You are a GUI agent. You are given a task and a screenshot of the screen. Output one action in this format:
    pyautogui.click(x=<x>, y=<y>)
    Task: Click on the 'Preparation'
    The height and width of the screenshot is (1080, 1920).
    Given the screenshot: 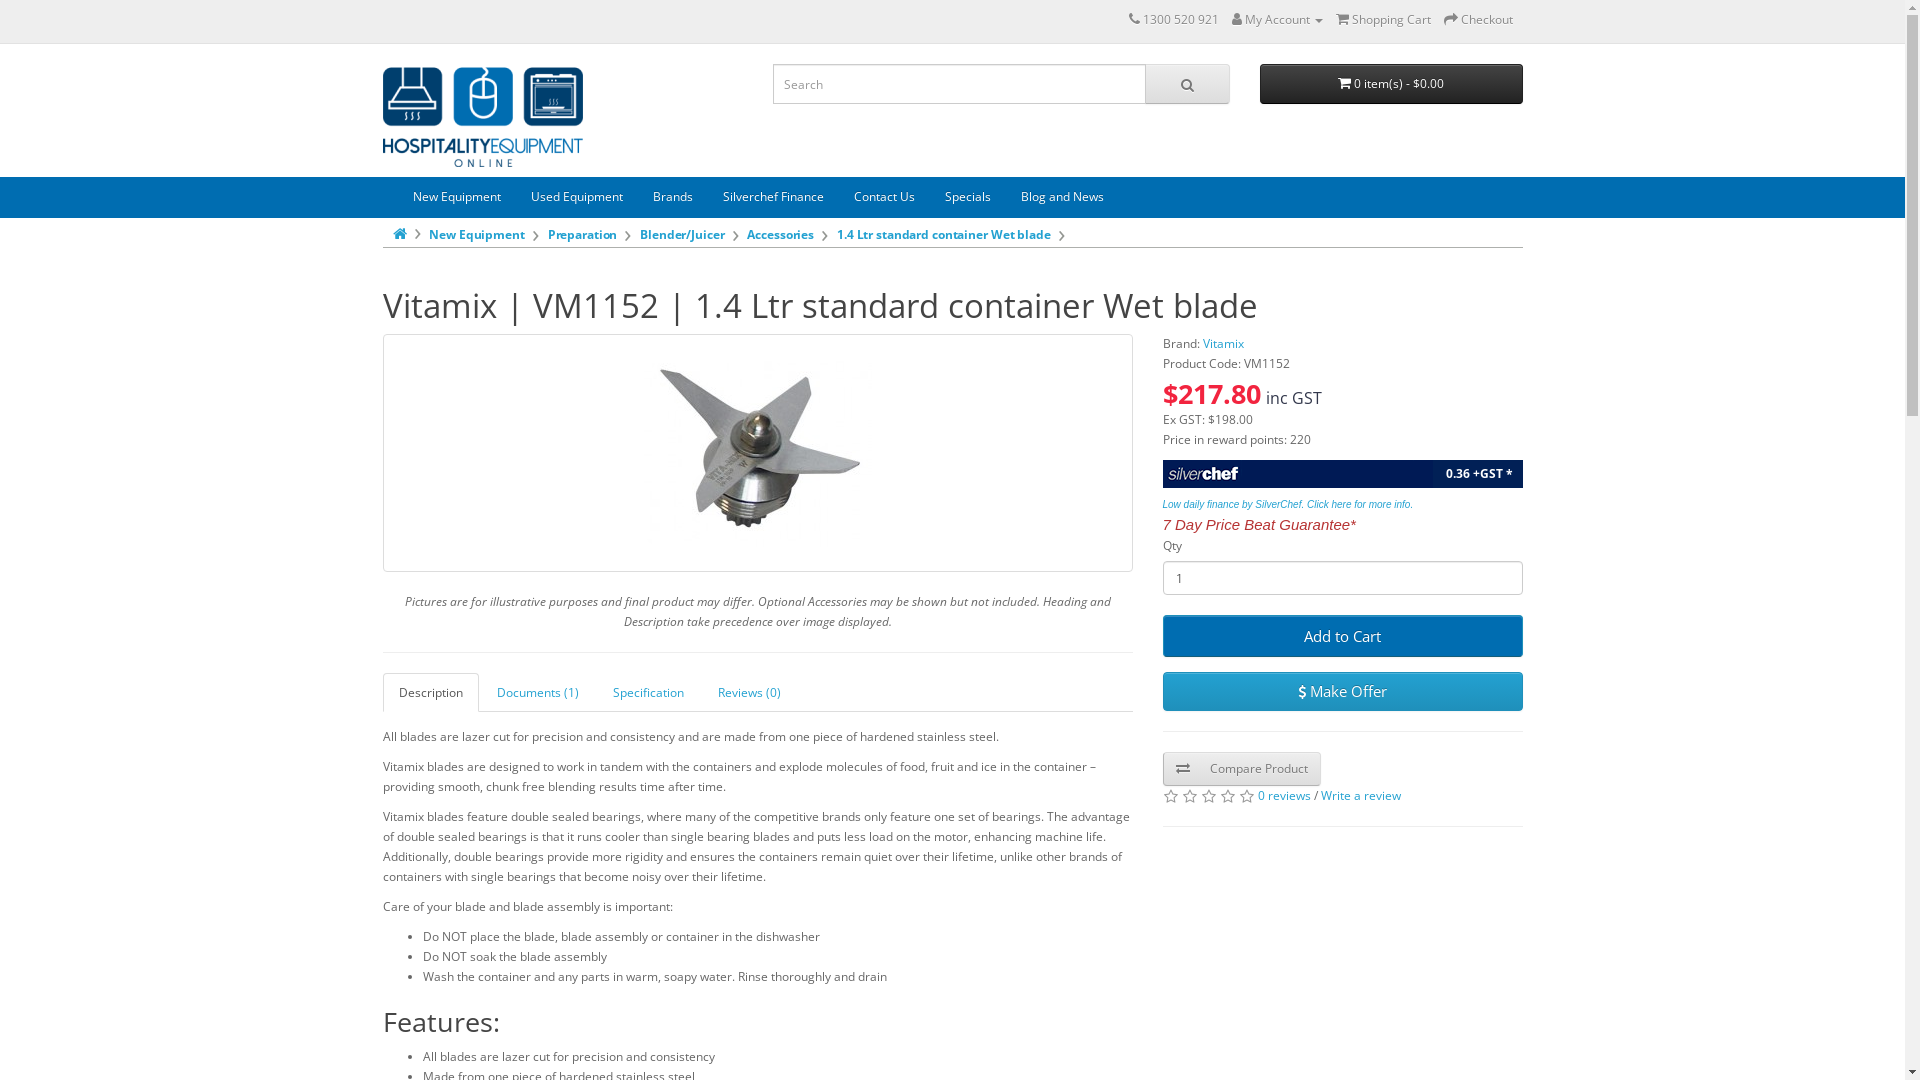 What is the action you would take?
    pyautogui.click(x=581, y=233)
    